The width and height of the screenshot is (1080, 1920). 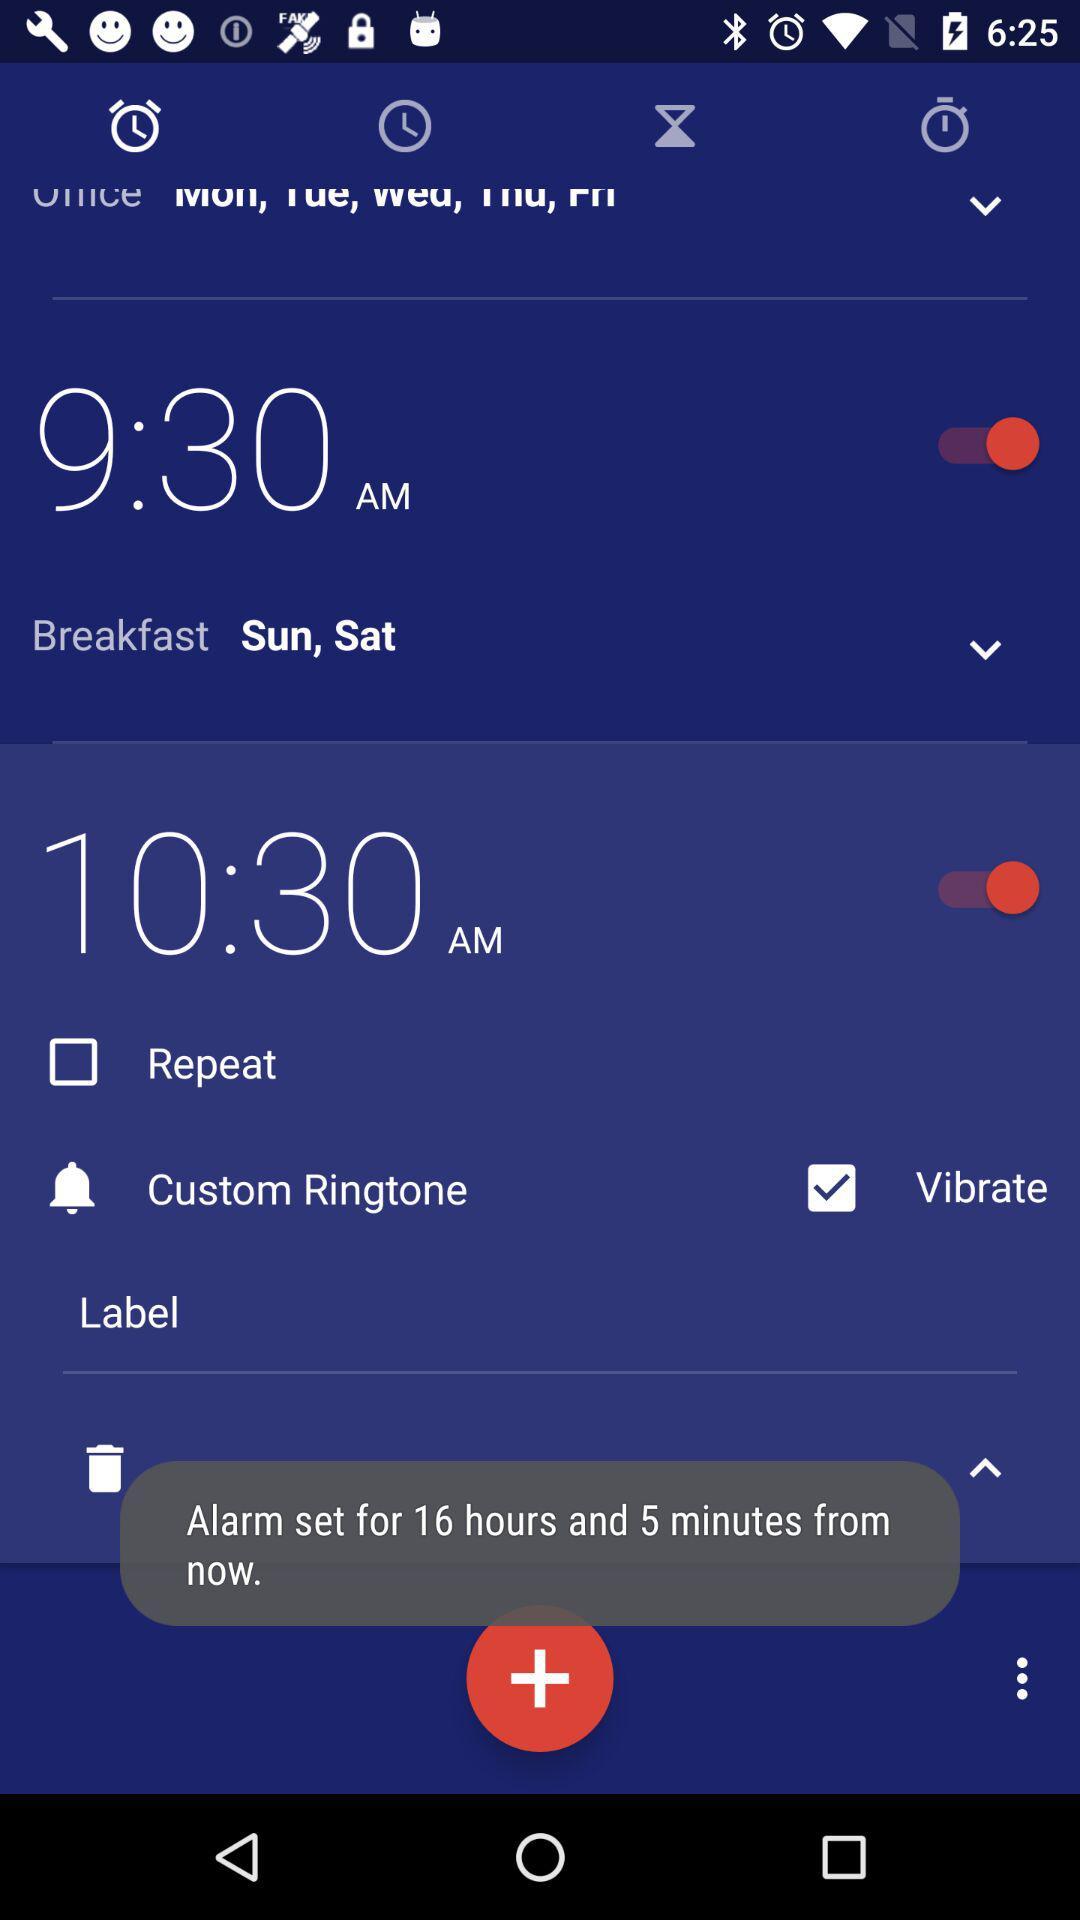 What do you see at coordinates (104, 1468) in the screenshot?
I see `the icon at the bottom left corner` at bounding box center [104, 1468].